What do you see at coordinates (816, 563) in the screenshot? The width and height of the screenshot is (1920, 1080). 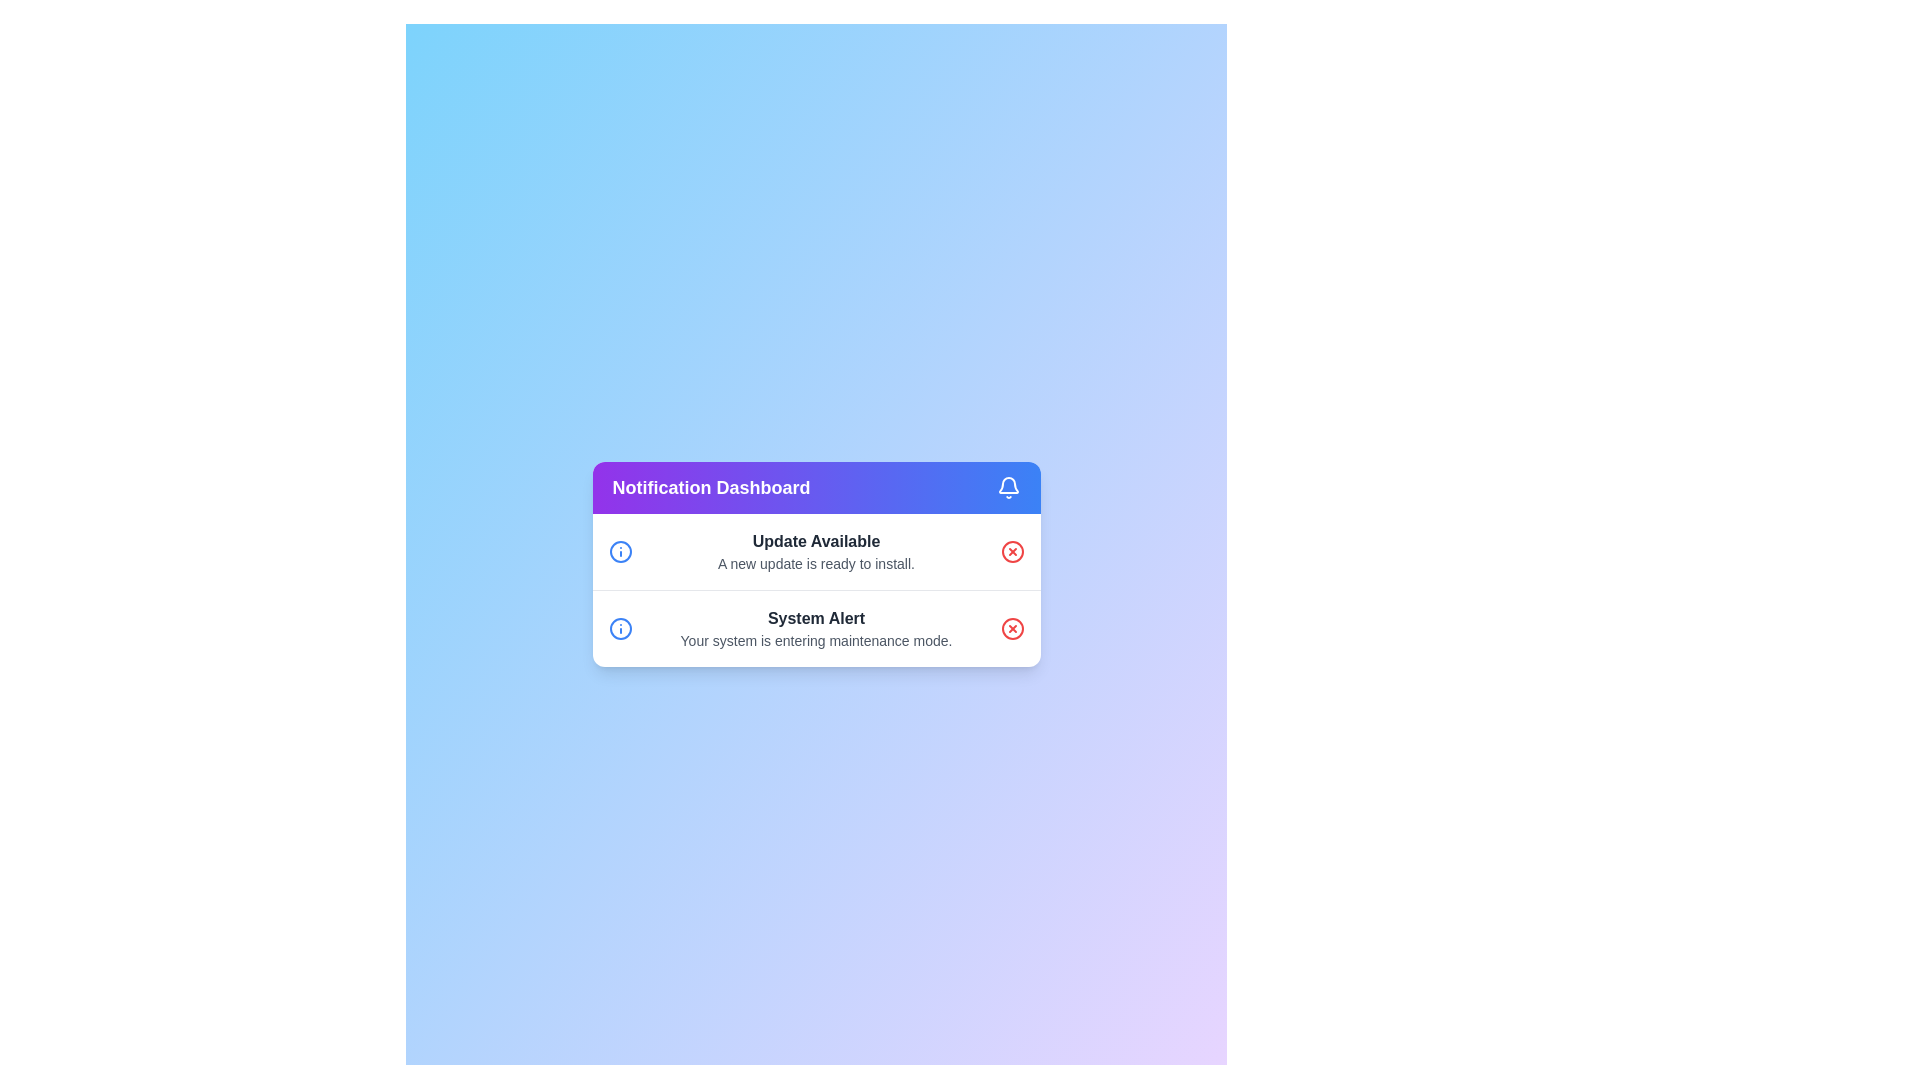 I see `the text label providing additional information for the notification 'Update Available', which is located beneath the heading and above the 'System Alert' notification` at bounding box center [816, 563].